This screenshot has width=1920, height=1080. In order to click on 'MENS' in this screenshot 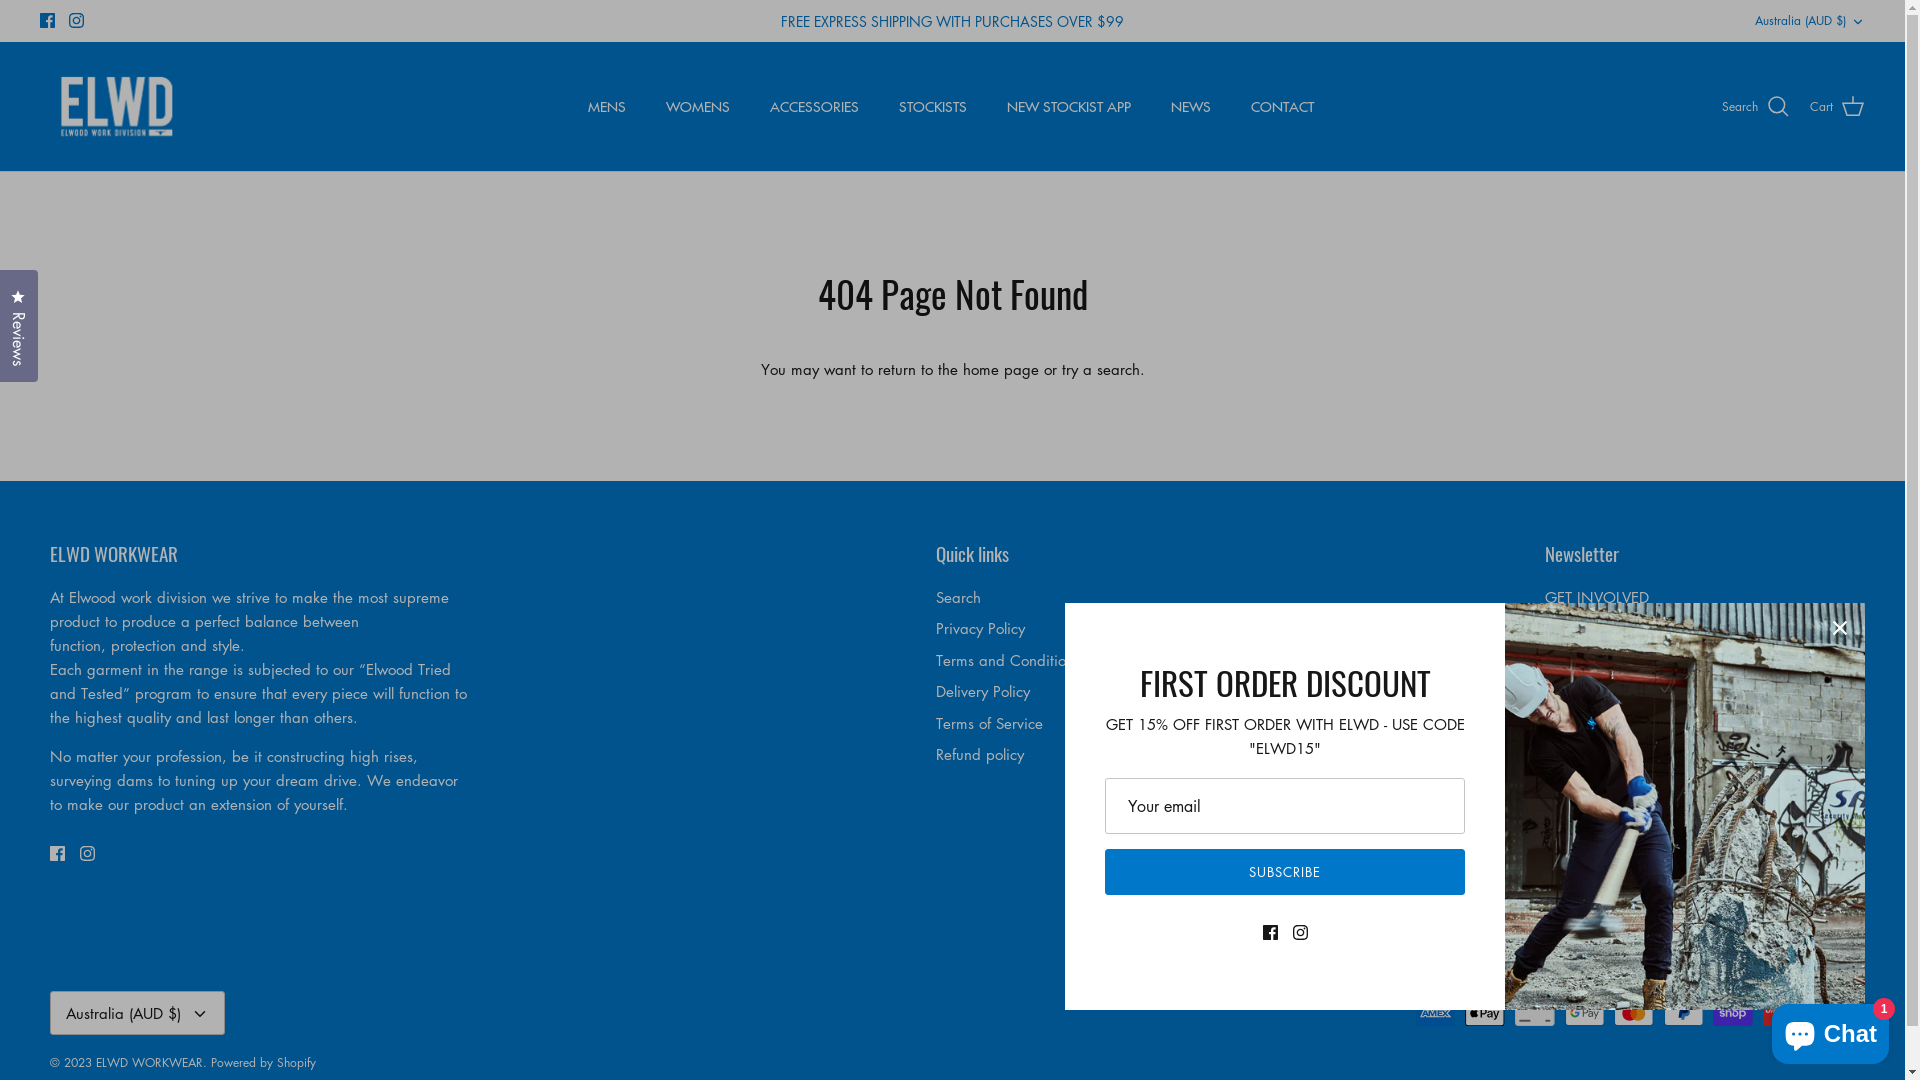, I will do `click(605, 106)`.